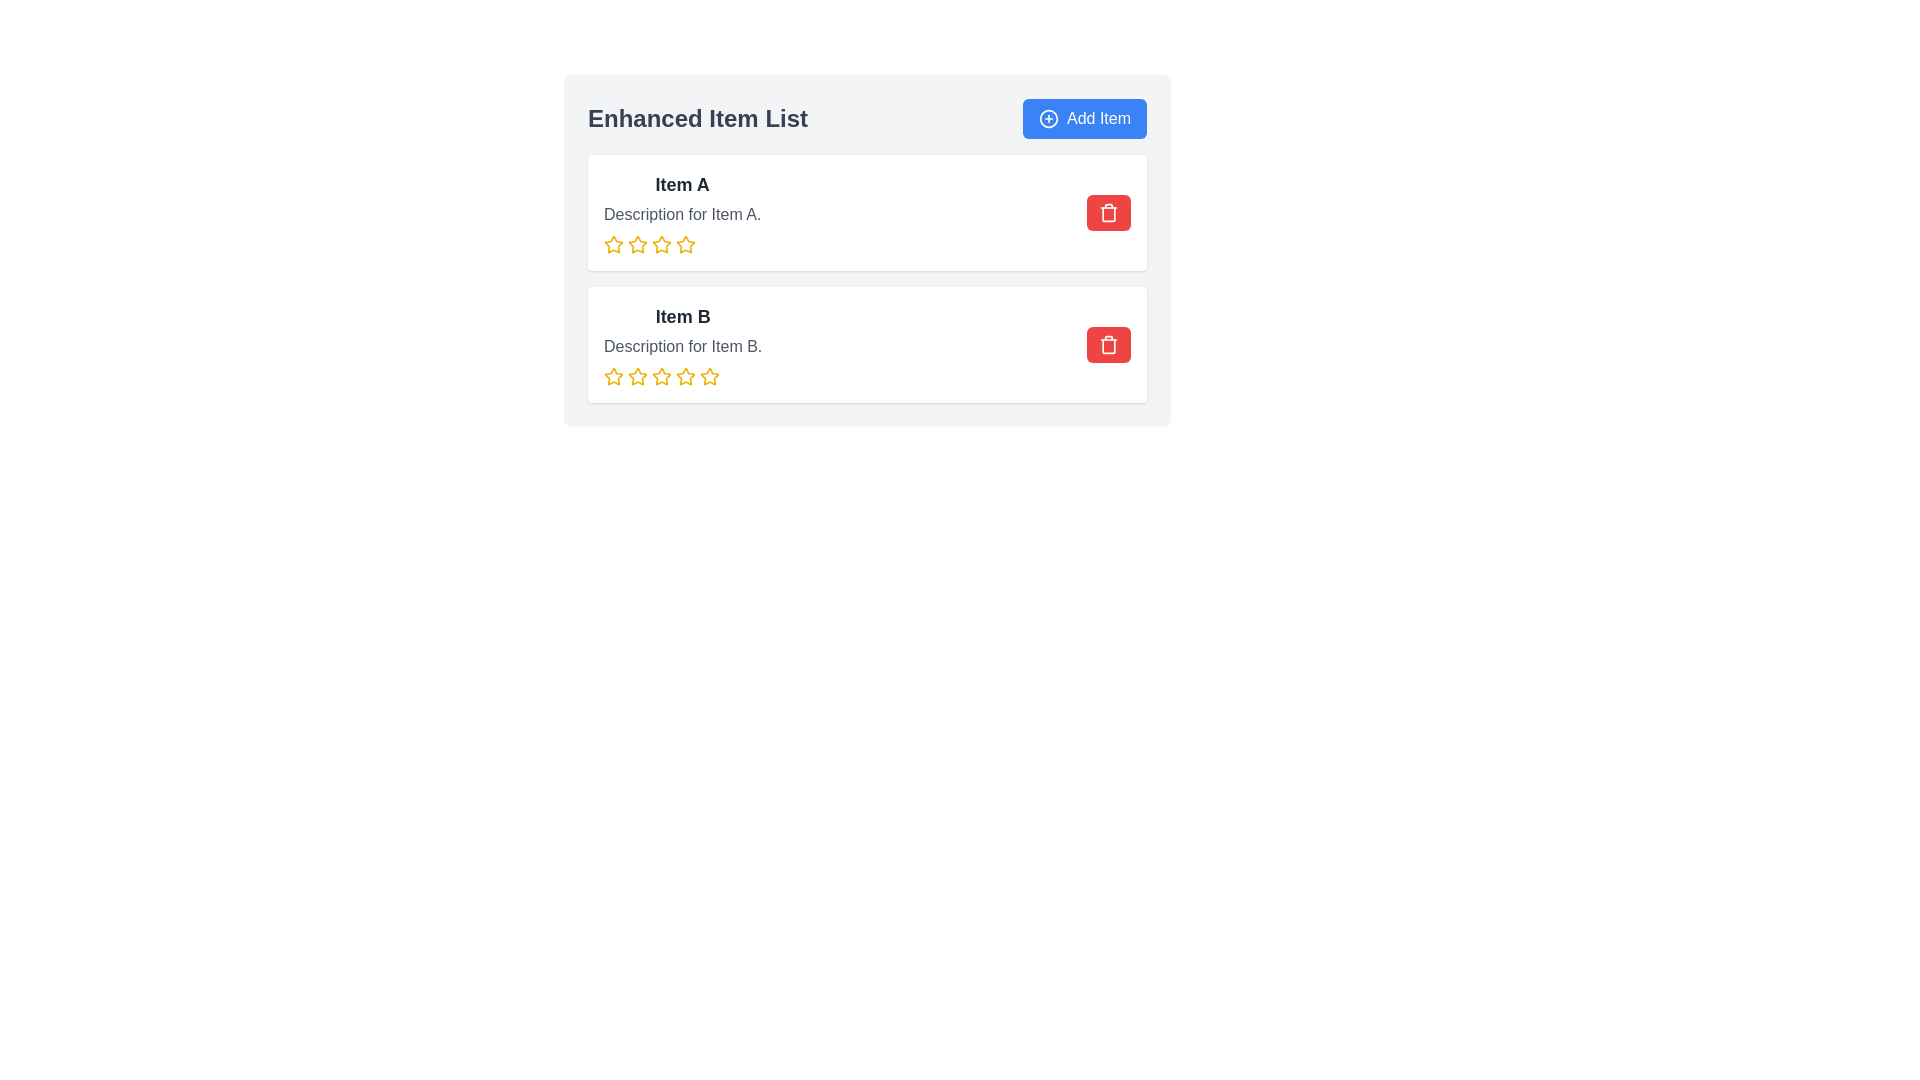 Image resolution: width=1920 pixels, height=1080 pixels. Describe the element at coordinates (682, 185) in the screenshot. I see `the primary heading text located at the top of the first card in the list to aid in quick identification of the item's name` at that location.